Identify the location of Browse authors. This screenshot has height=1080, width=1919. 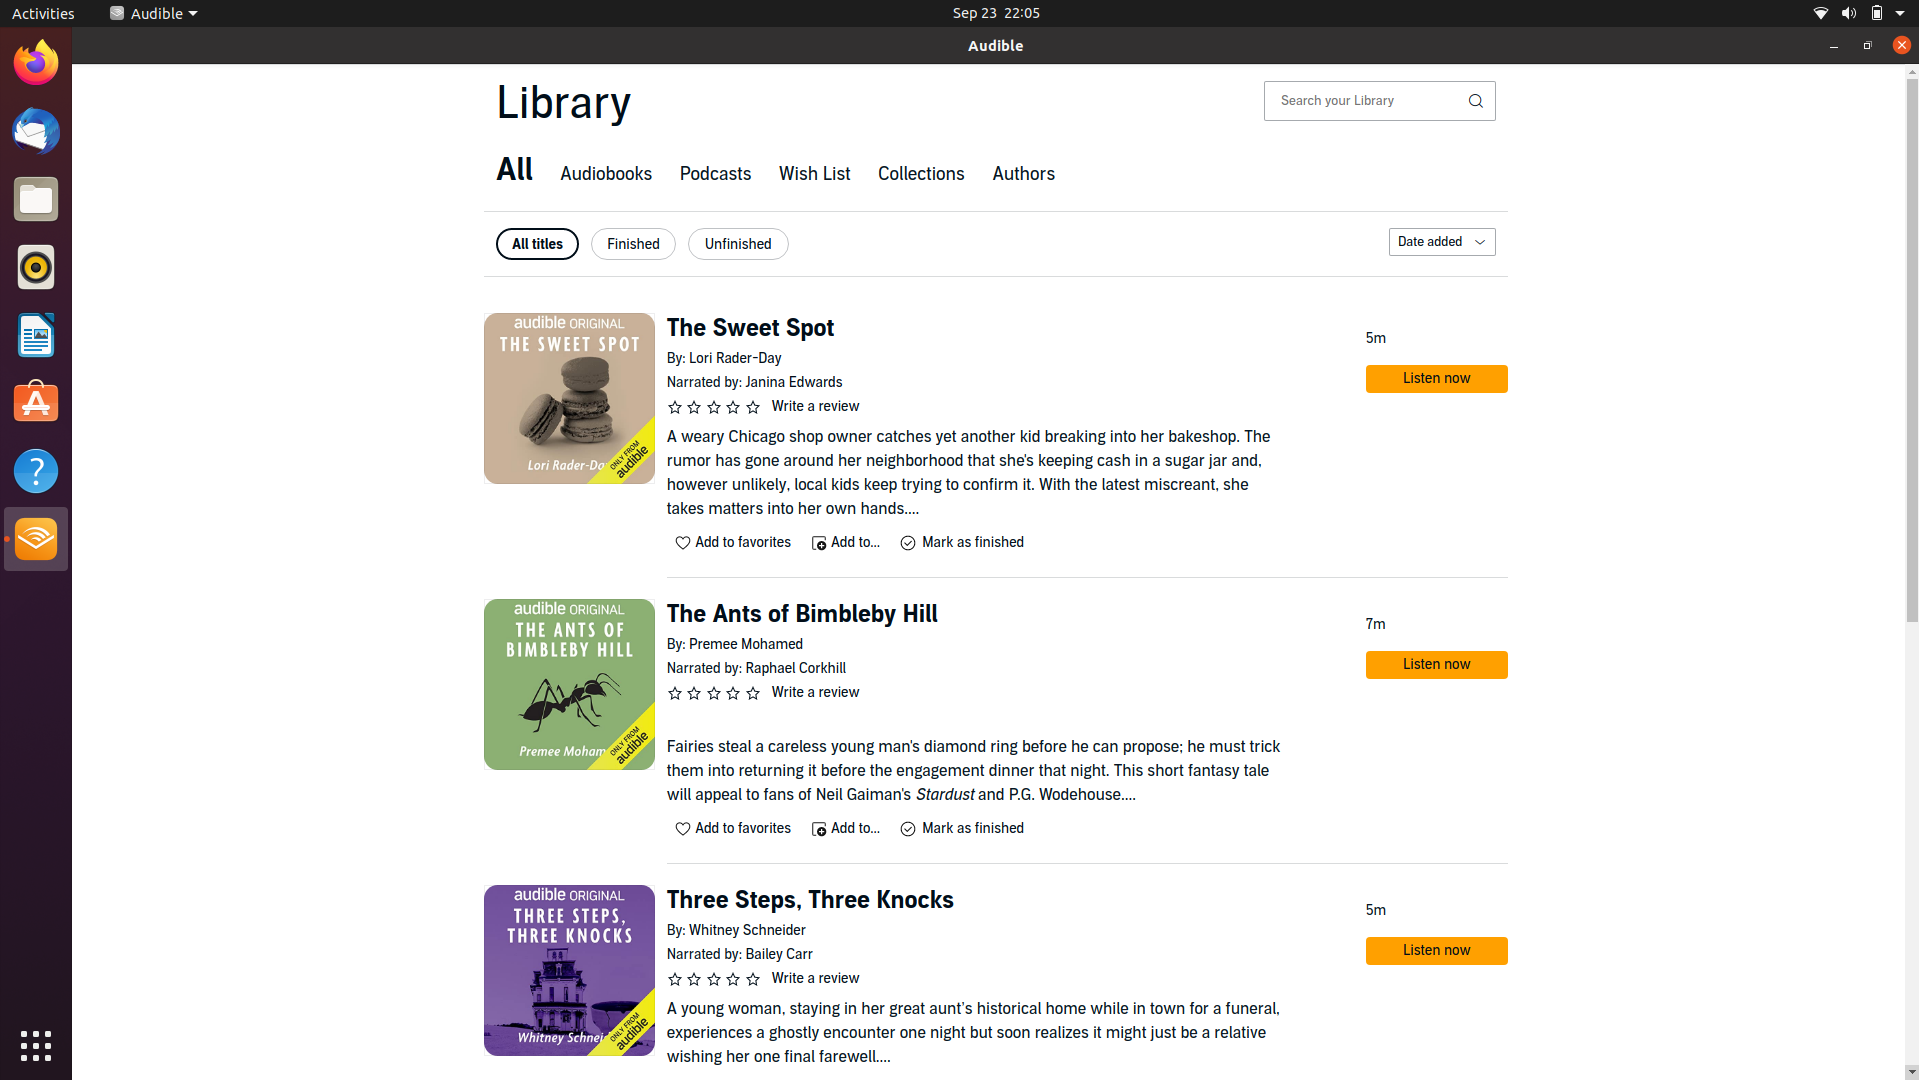
(1022, 175).